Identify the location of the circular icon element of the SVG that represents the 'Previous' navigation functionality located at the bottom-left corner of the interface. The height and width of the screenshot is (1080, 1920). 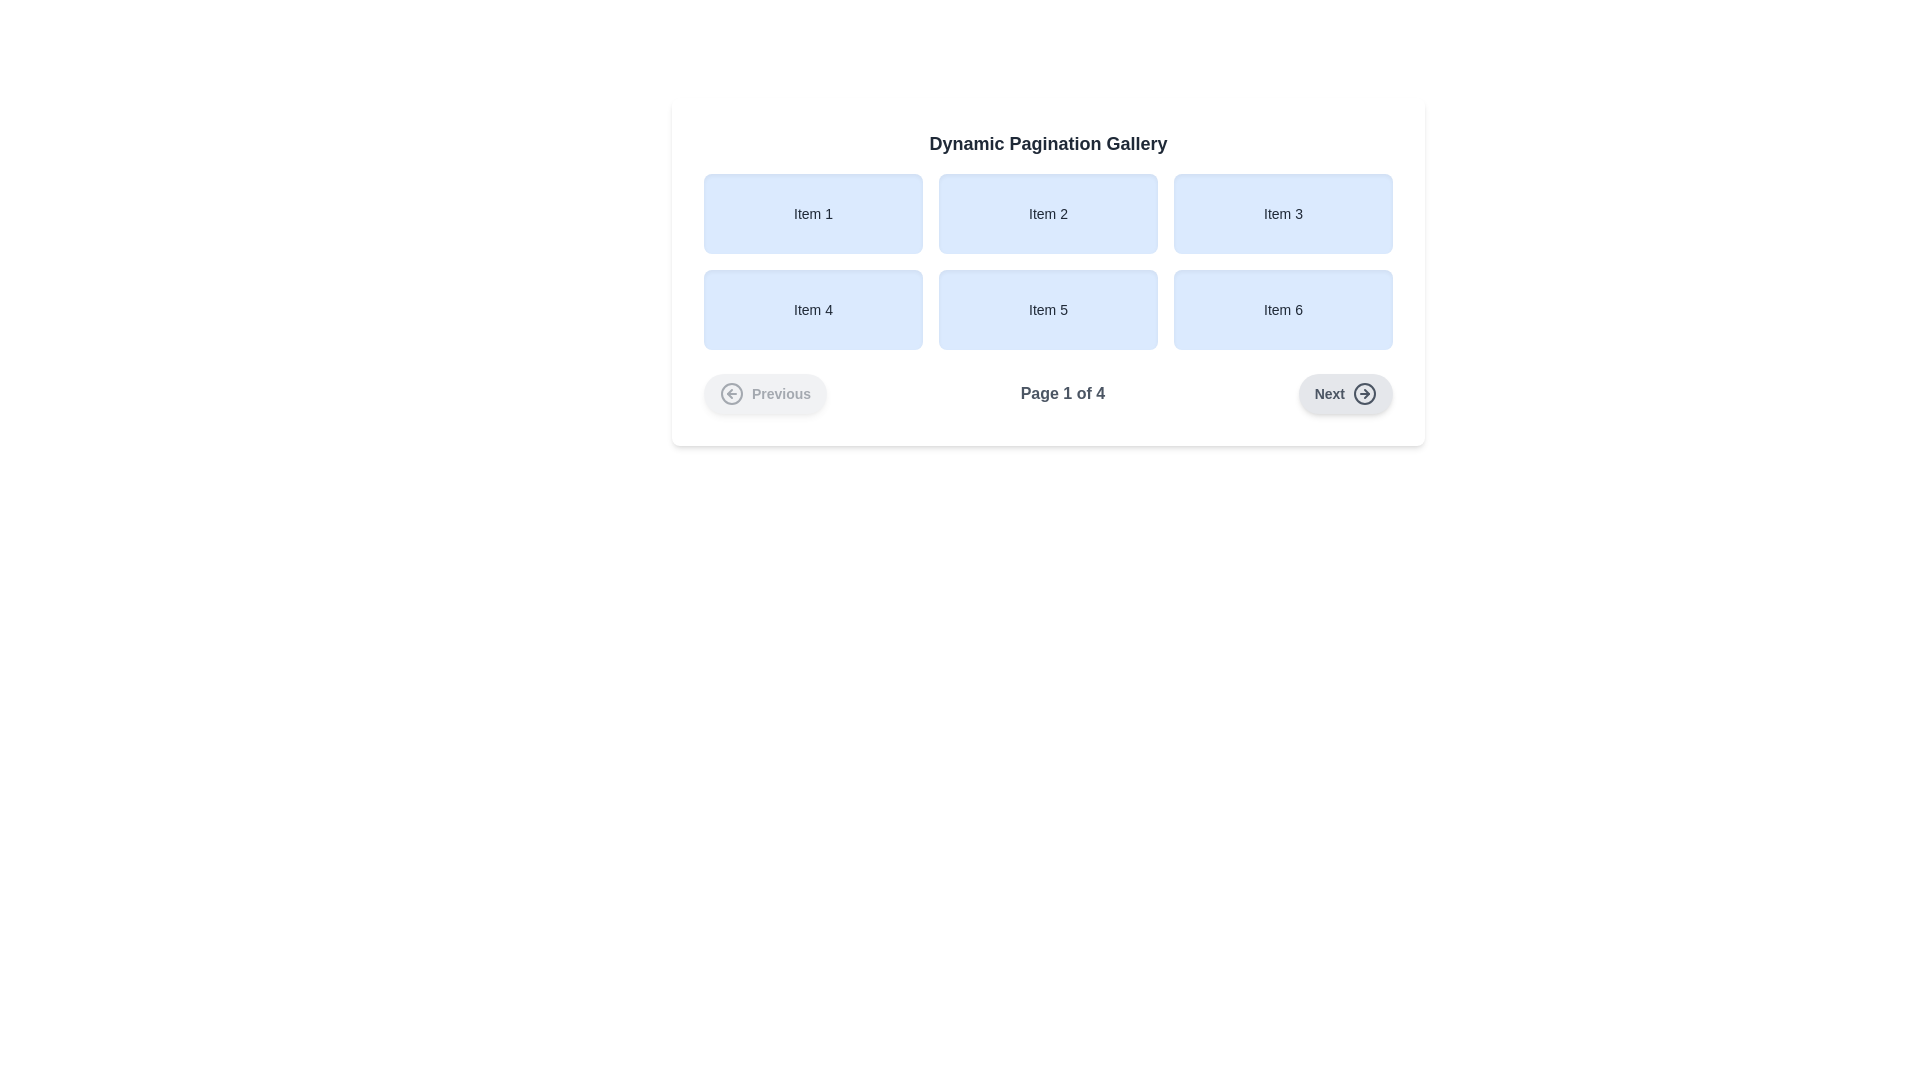
(730, 393).